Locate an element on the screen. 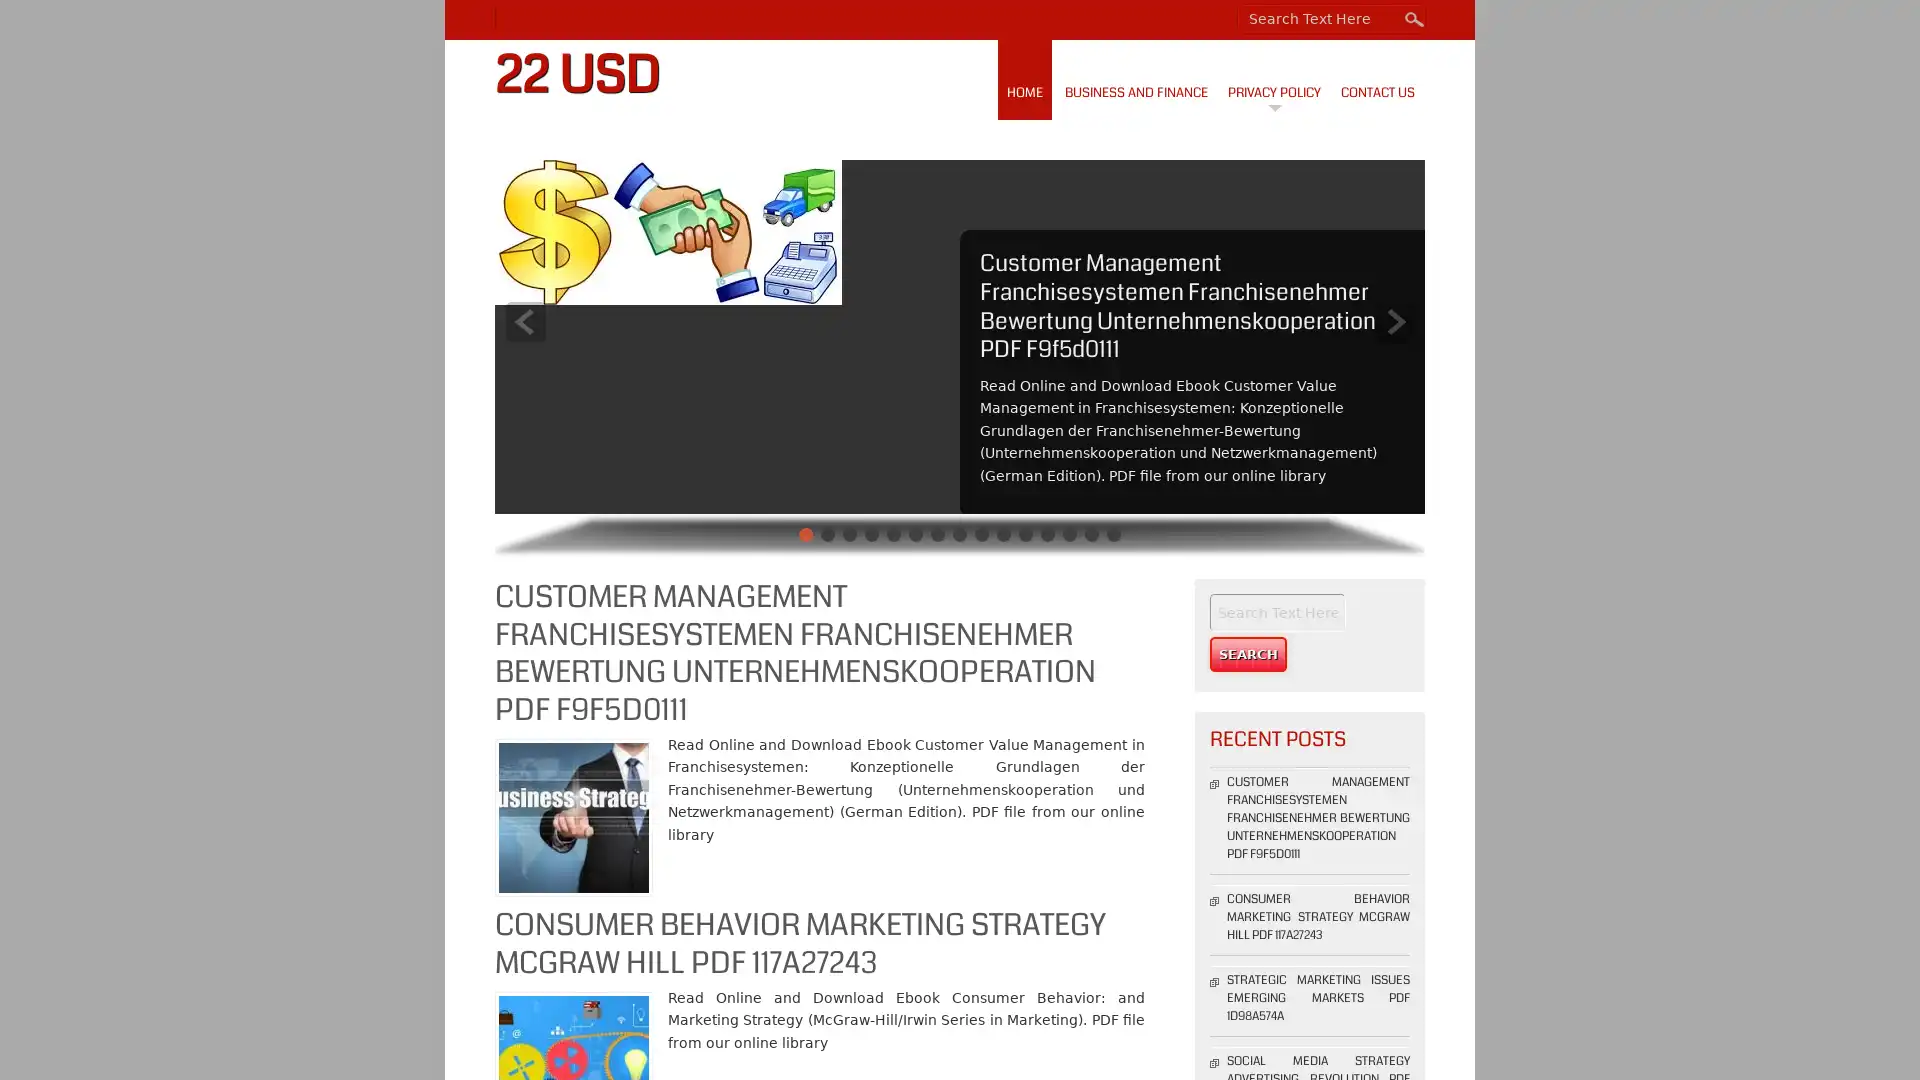 This screenshot has height=1080, width=1920. Search is located at coordinates (1247, 654).